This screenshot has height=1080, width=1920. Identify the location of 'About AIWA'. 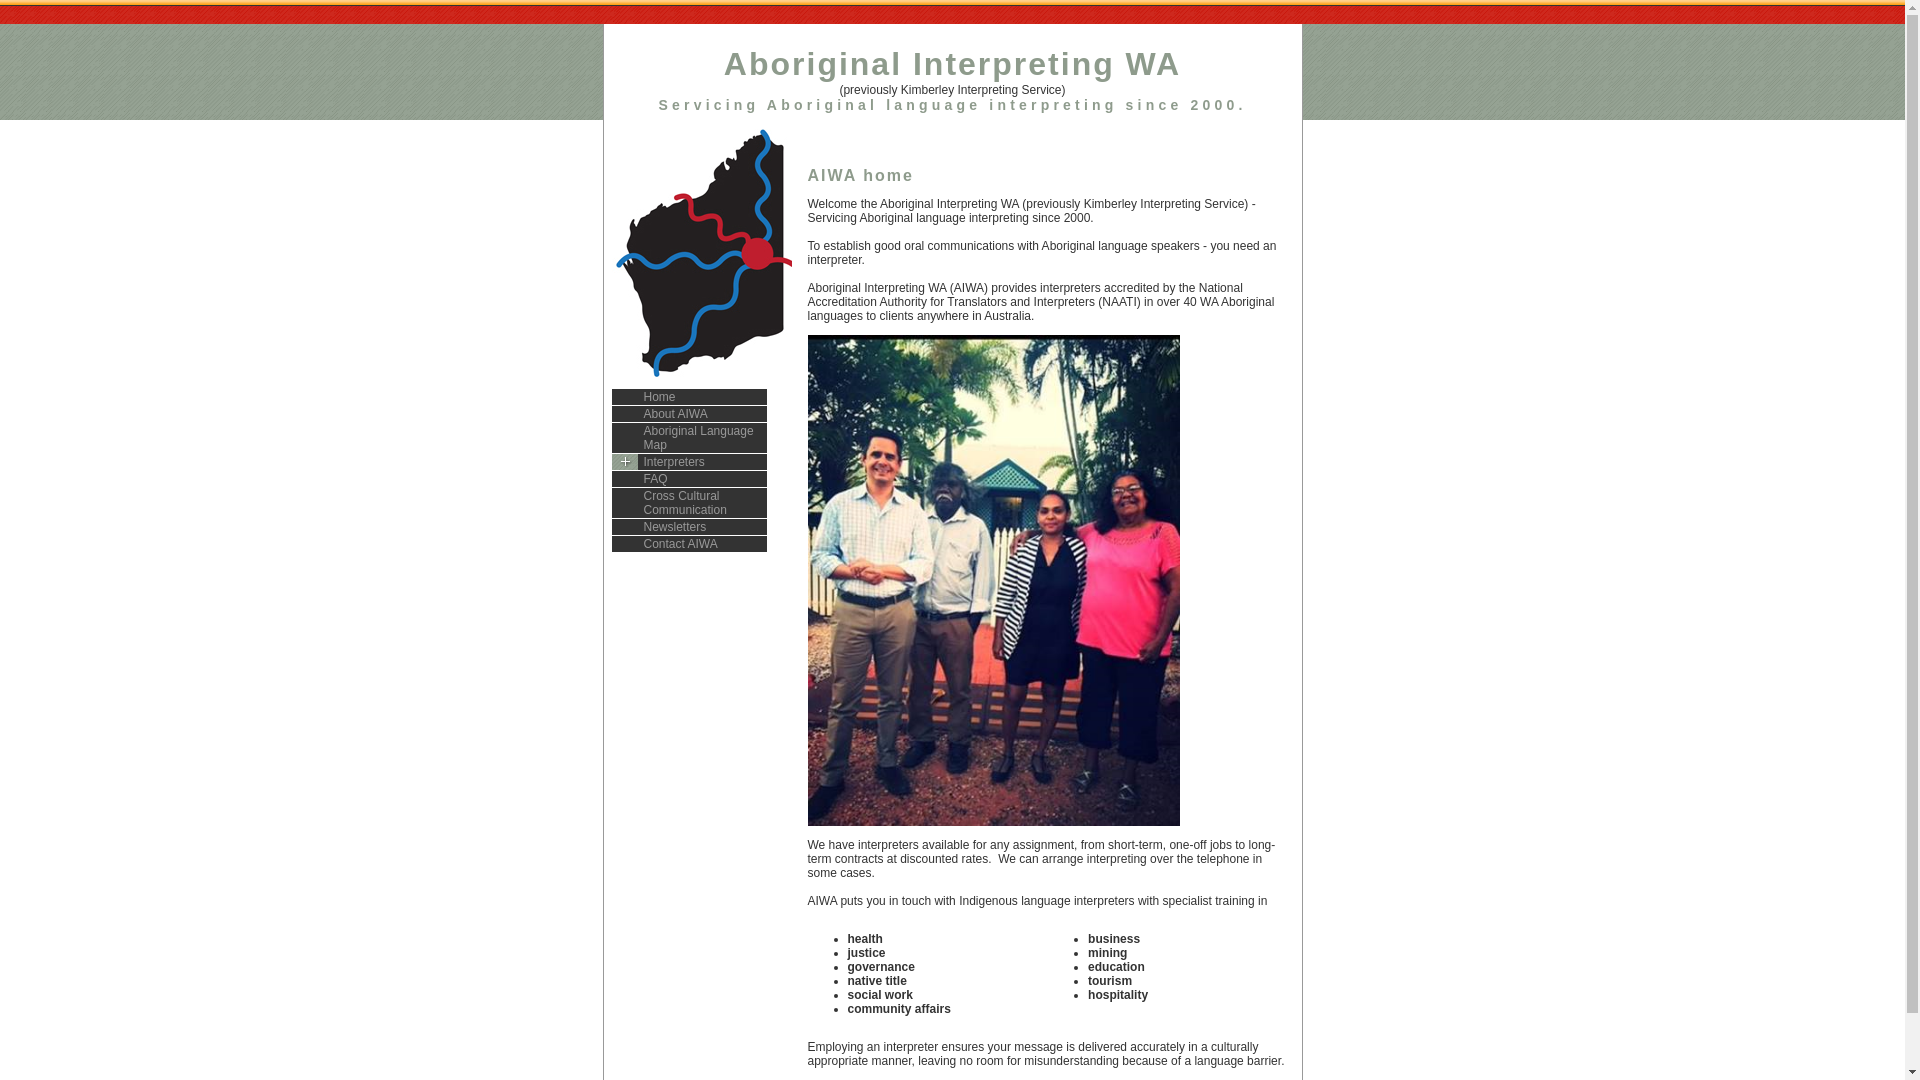
(689, 413).